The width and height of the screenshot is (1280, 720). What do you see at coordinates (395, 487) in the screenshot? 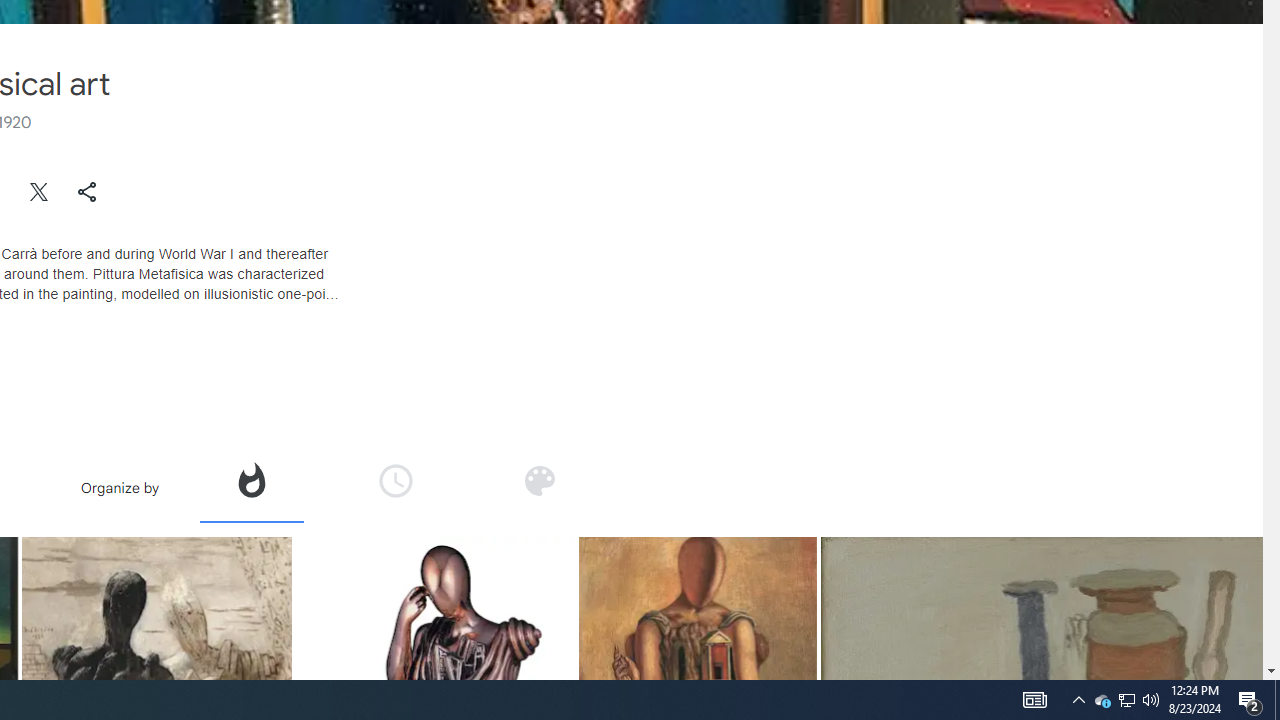
I see `'Organize by time'` at bounding box center [395, 487].